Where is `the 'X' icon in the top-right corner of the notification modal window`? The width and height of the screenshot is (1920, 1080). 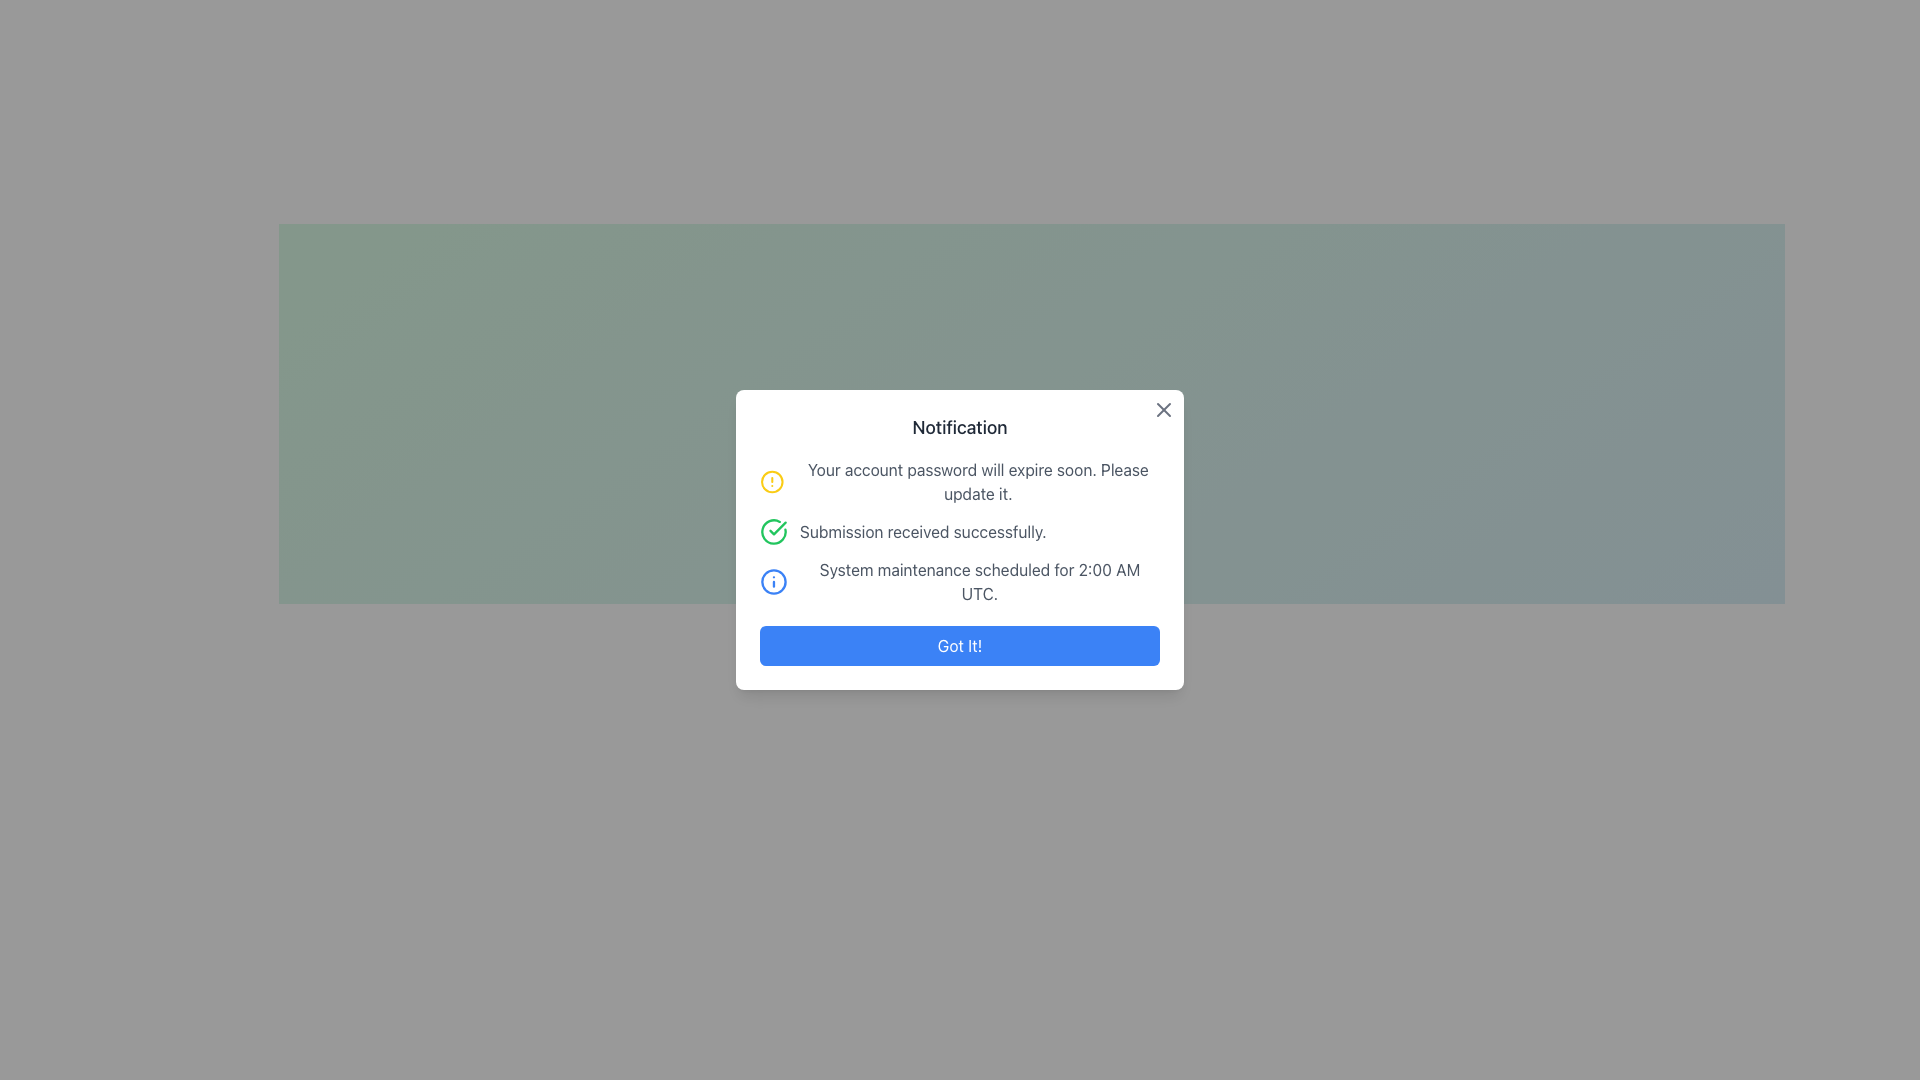
the 'X' icon in the top-right corner of the notification modal window is located at coordinates (1163, 408).